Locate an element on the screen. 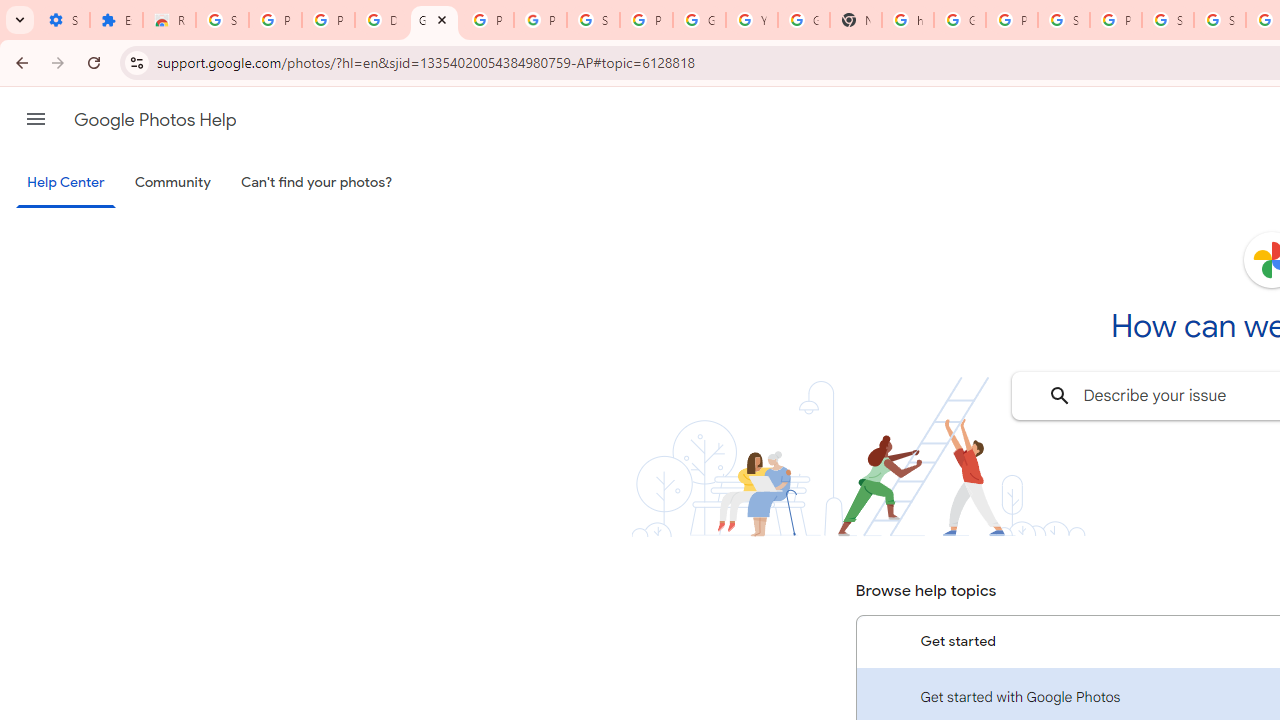  'Community' is located at coordinates (172, 183).